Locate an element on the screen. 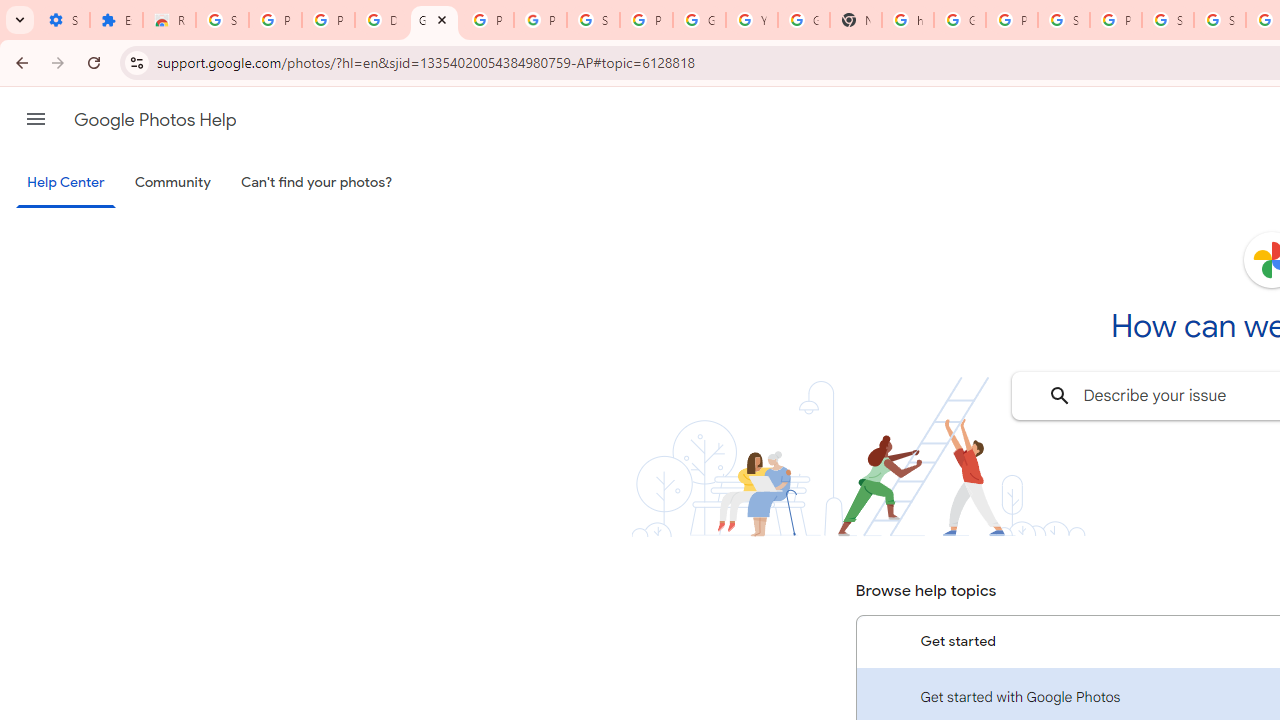  'Community' is located at coordinates (172, 183).